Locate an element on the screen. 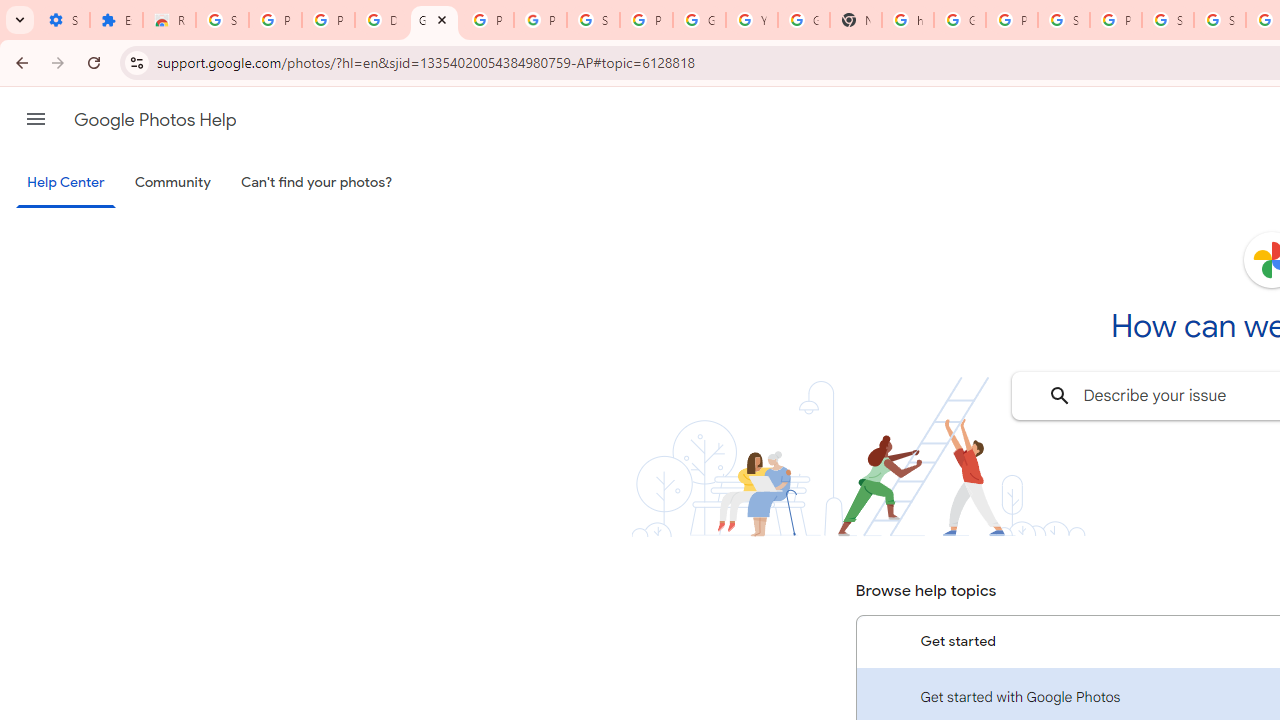  'Community' is located at coordinates (172, 183).